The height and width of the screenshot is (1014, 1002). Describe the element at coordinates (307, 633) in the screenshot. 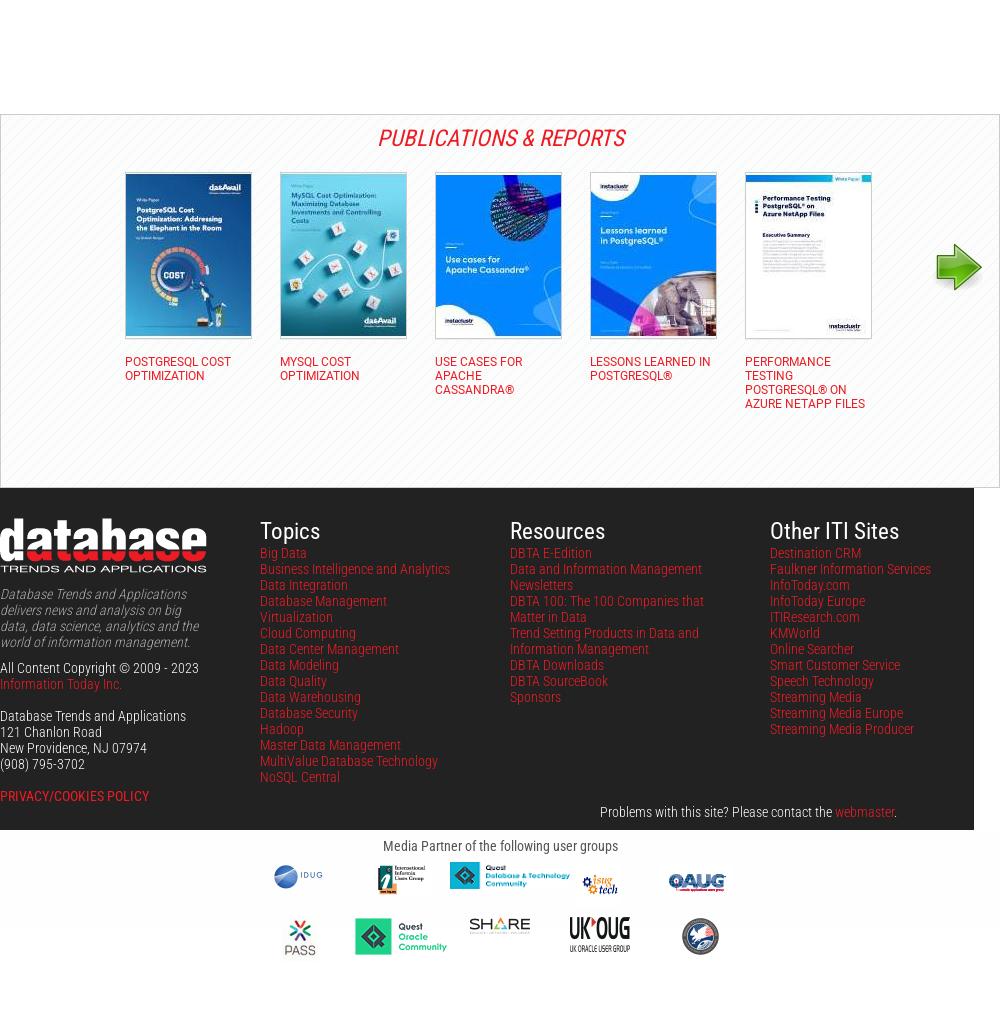

I see `'Cloud Computing'` at that location.